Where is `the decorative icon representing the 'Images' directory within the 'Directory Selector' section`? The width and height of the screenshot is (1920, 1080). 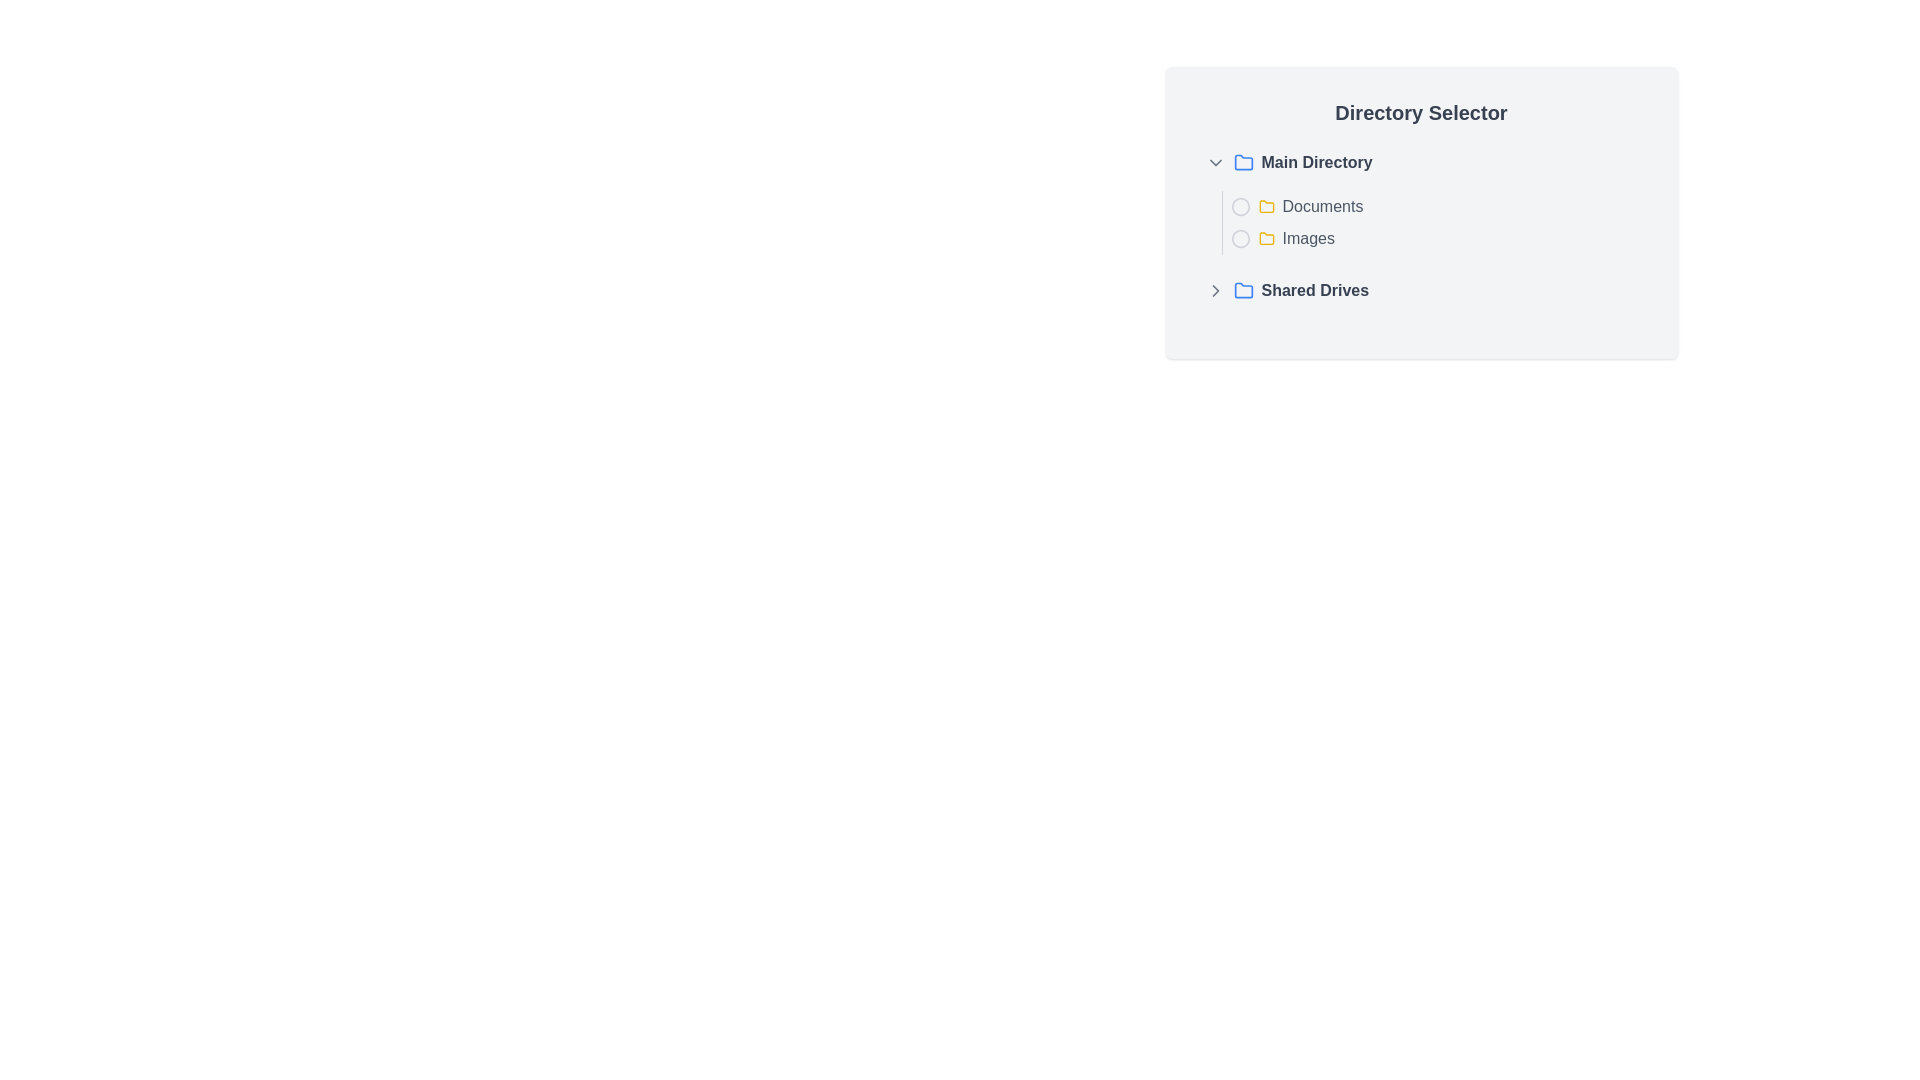
the decorative icon representing the 'Images' directory within the 'Directory Selector' section is located at coordinates (1239, 238).